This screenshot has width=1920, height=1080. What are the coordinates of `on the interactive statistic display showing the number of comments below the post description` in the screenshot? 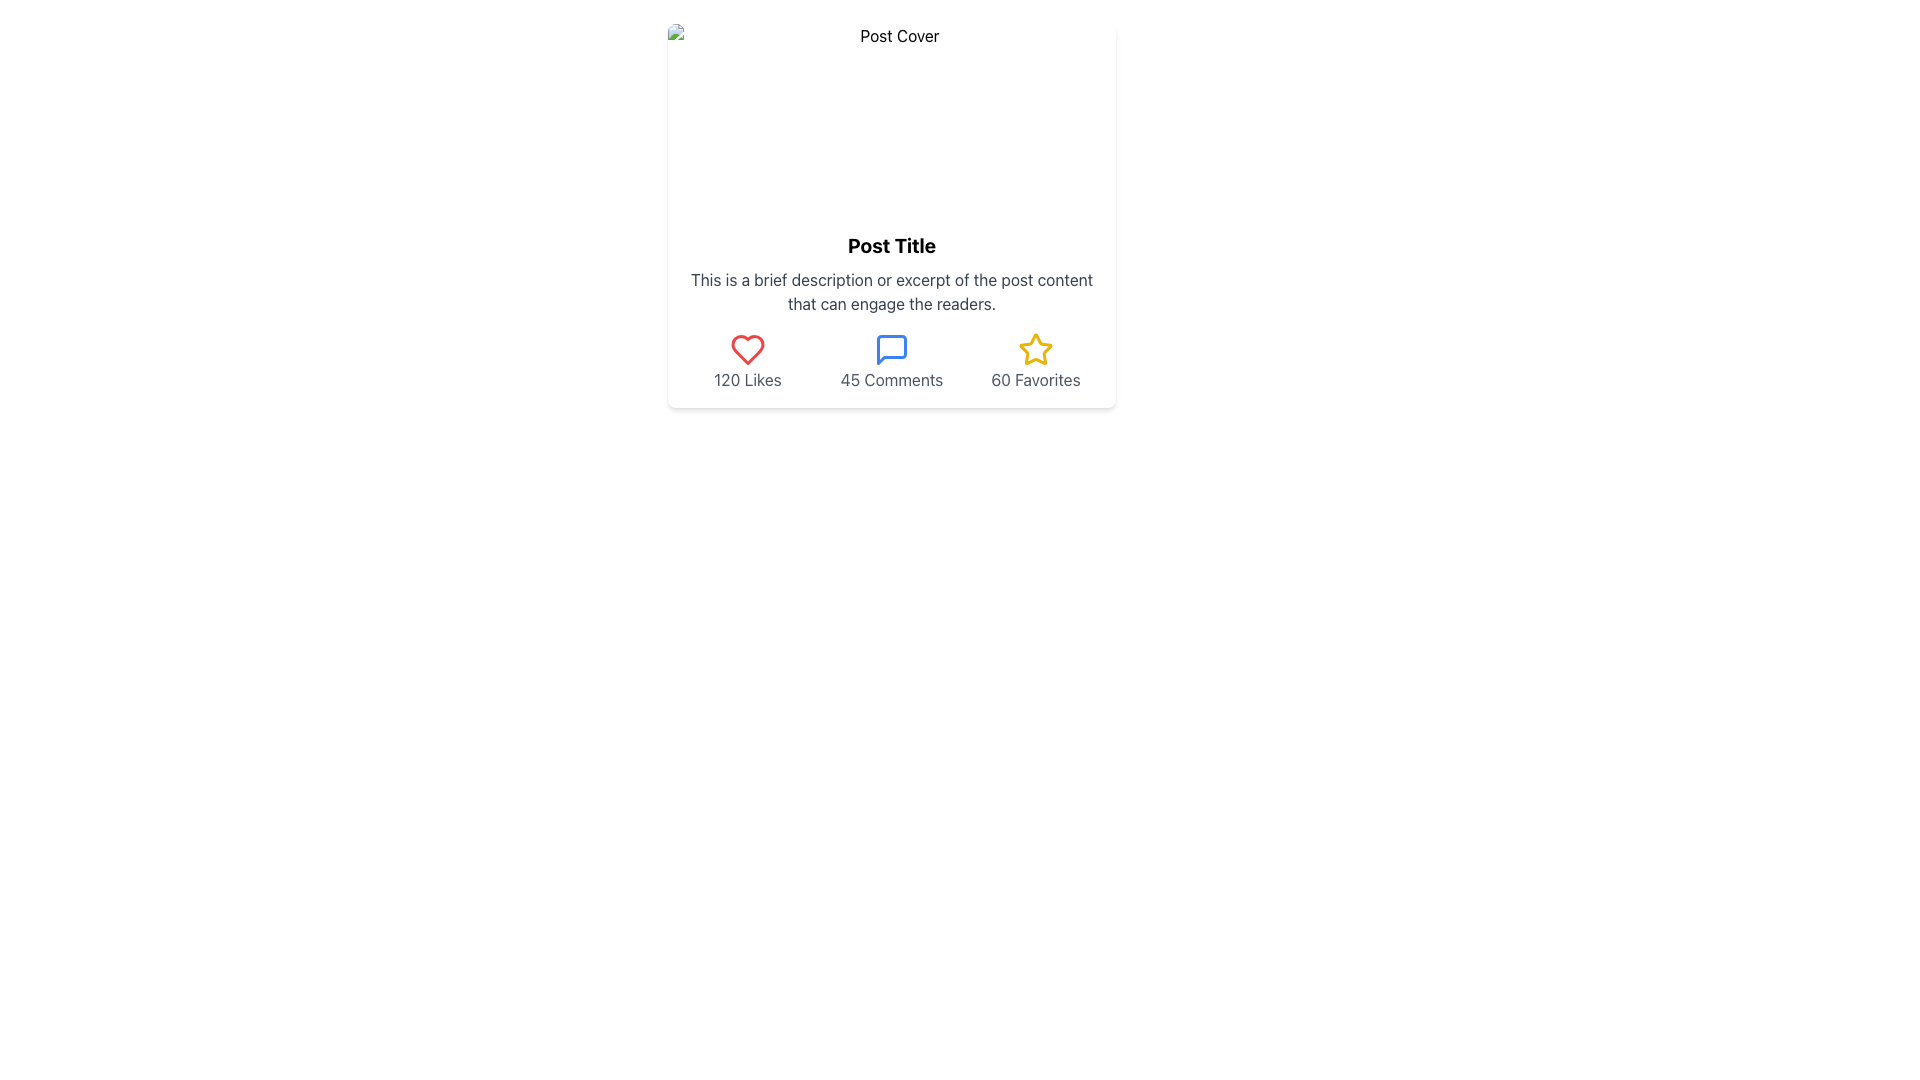 It's located at (891, 362).